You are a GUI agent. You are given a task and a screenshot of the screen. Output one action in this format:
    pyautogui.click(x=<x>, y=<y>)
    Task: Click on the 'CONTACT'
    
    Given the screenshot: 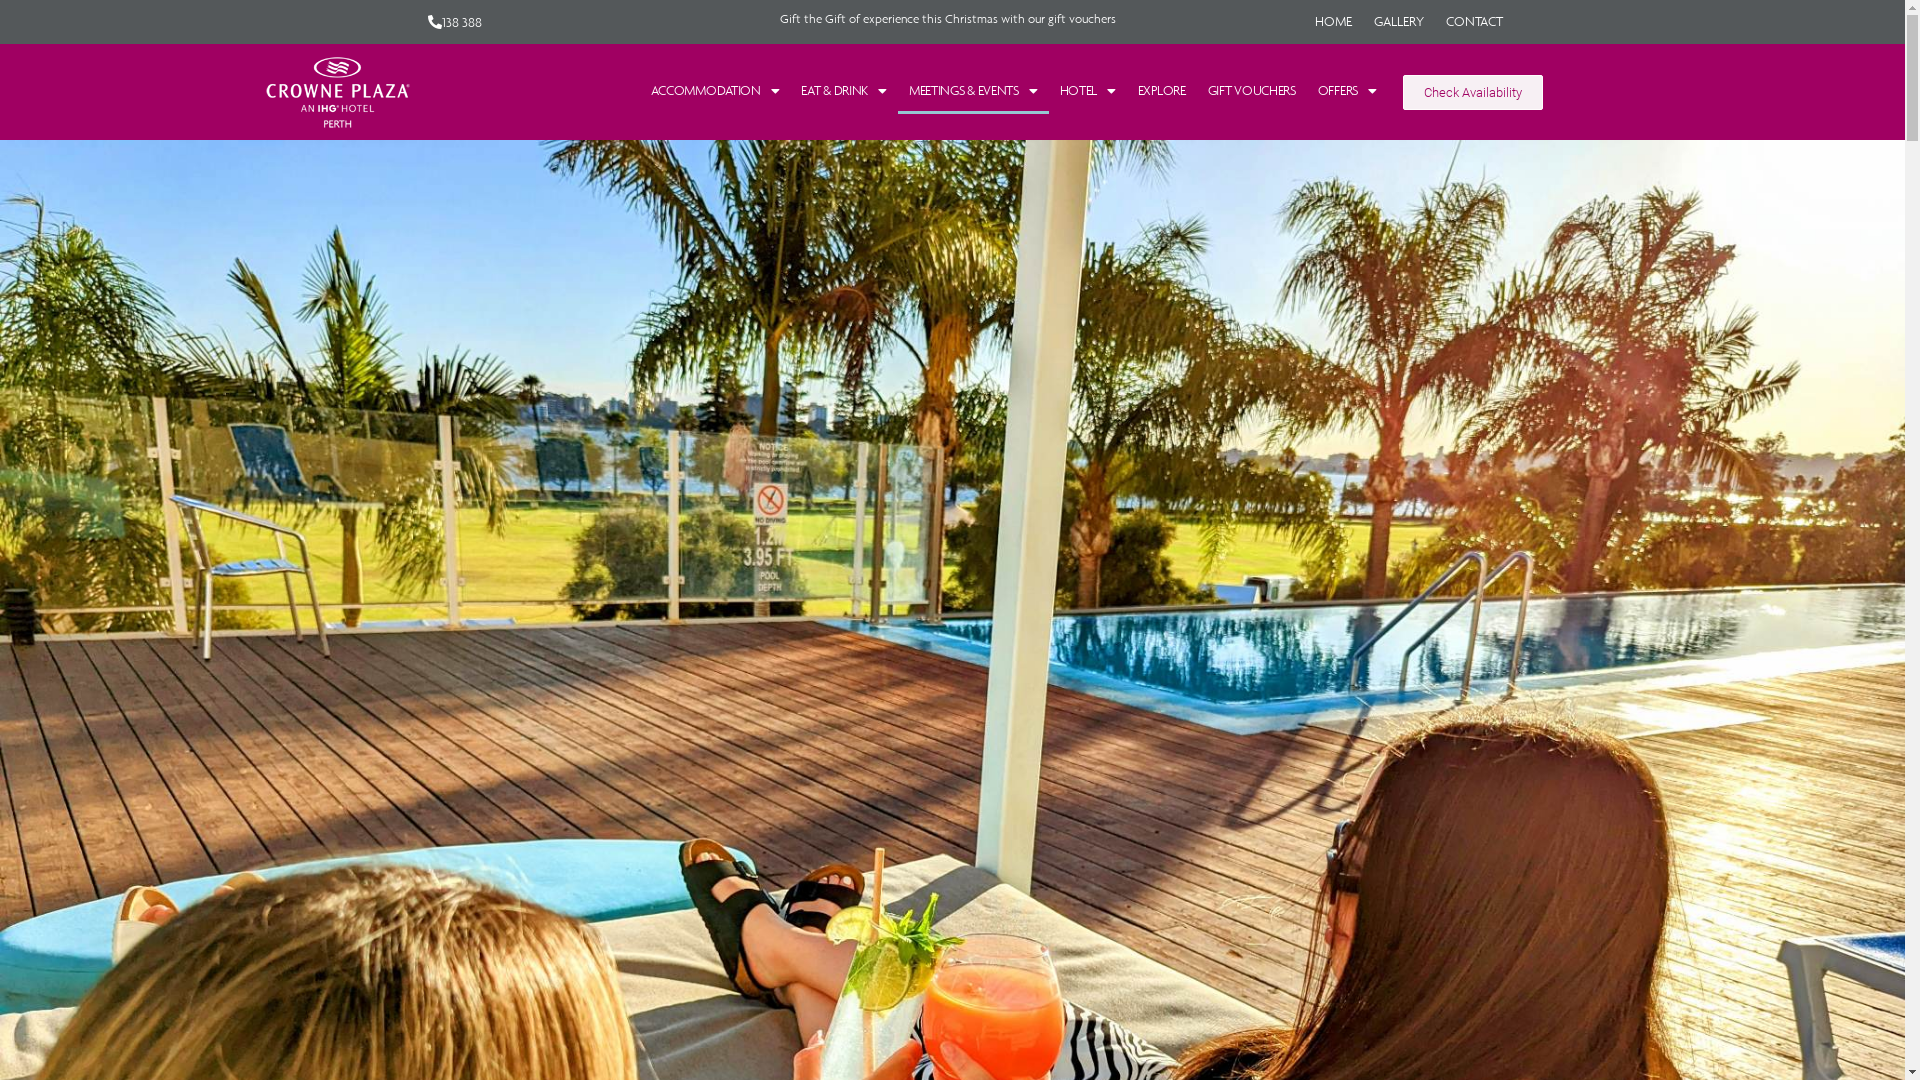 What is the action you would take?
    pyautogui.click(x=1474, y=22)
    